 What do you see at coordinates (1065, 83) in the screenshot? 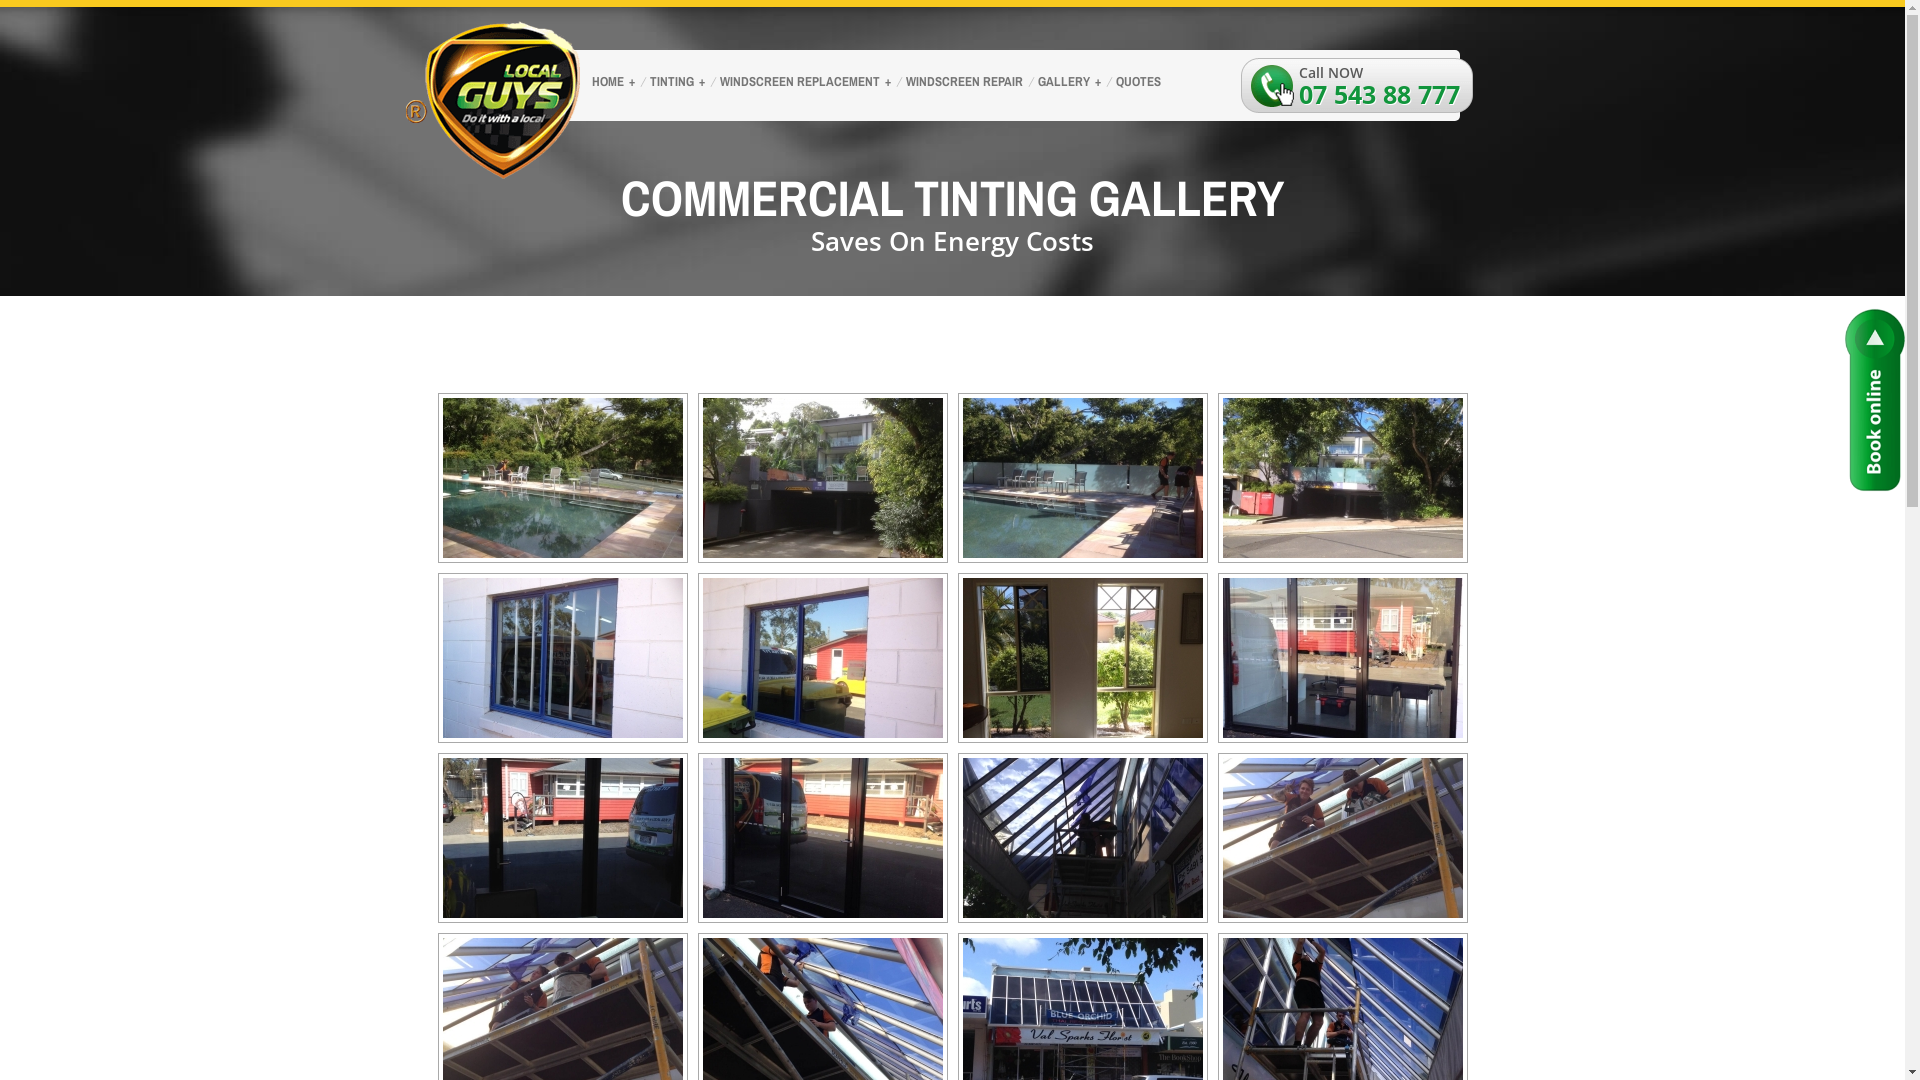
I see `'GALLERY'` at bounding box center [1065, 83].